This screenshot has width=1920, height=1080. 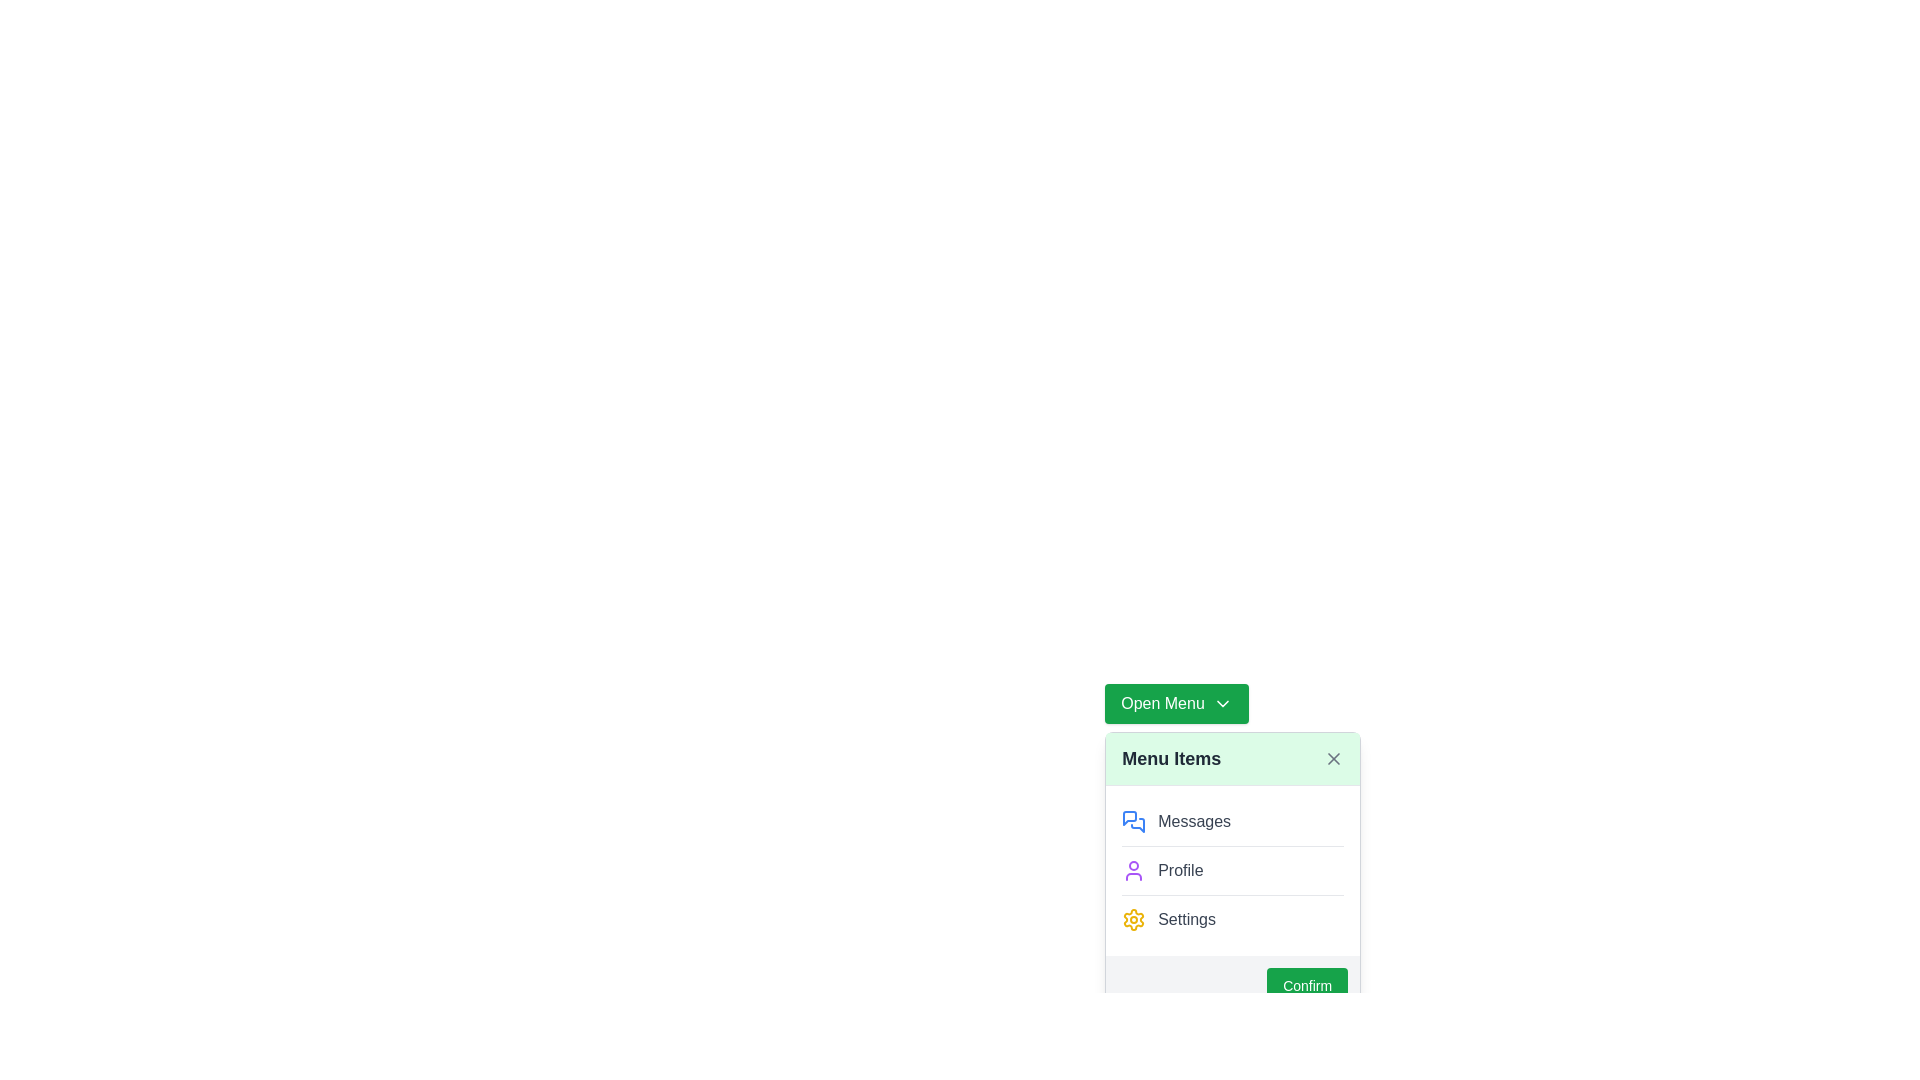 What do you see at coordinates (1187, 920) in the screenshot?
I see `the 'Settings' label, which is the third item in the vertical menu list` at bounding box center [1187, 920].